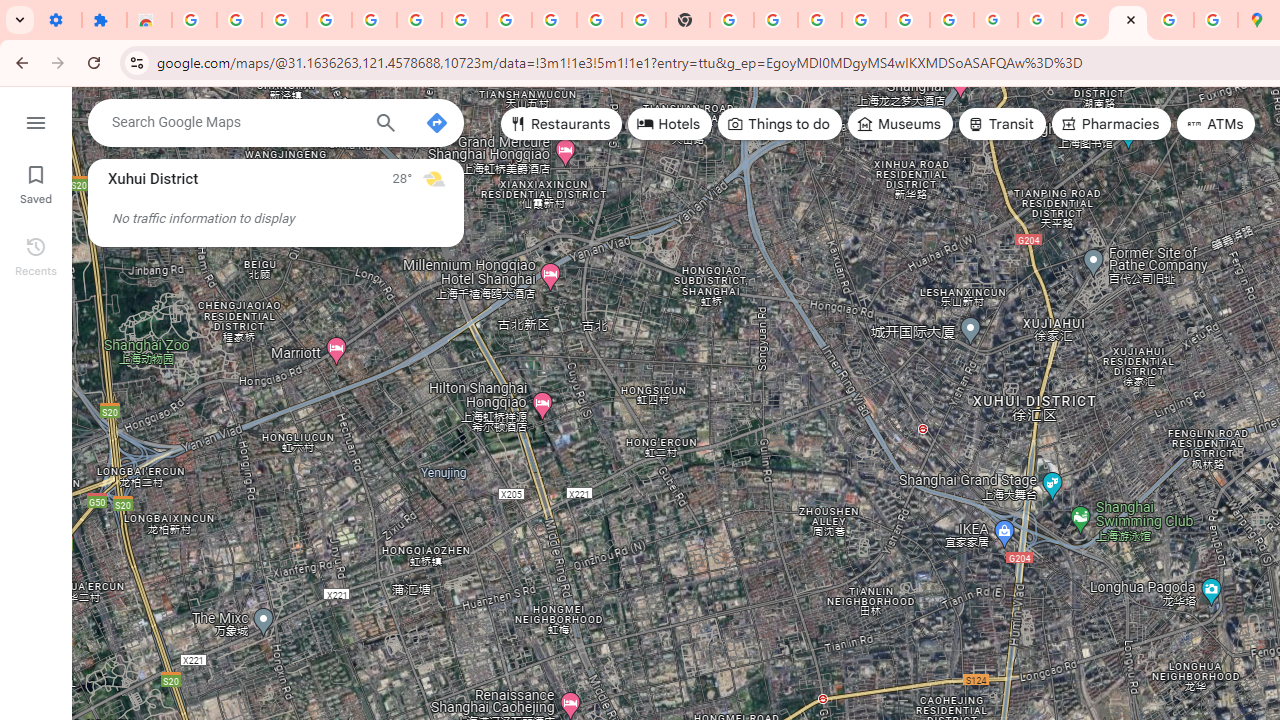  I want to click on 'Hotels', so click(670, 124).